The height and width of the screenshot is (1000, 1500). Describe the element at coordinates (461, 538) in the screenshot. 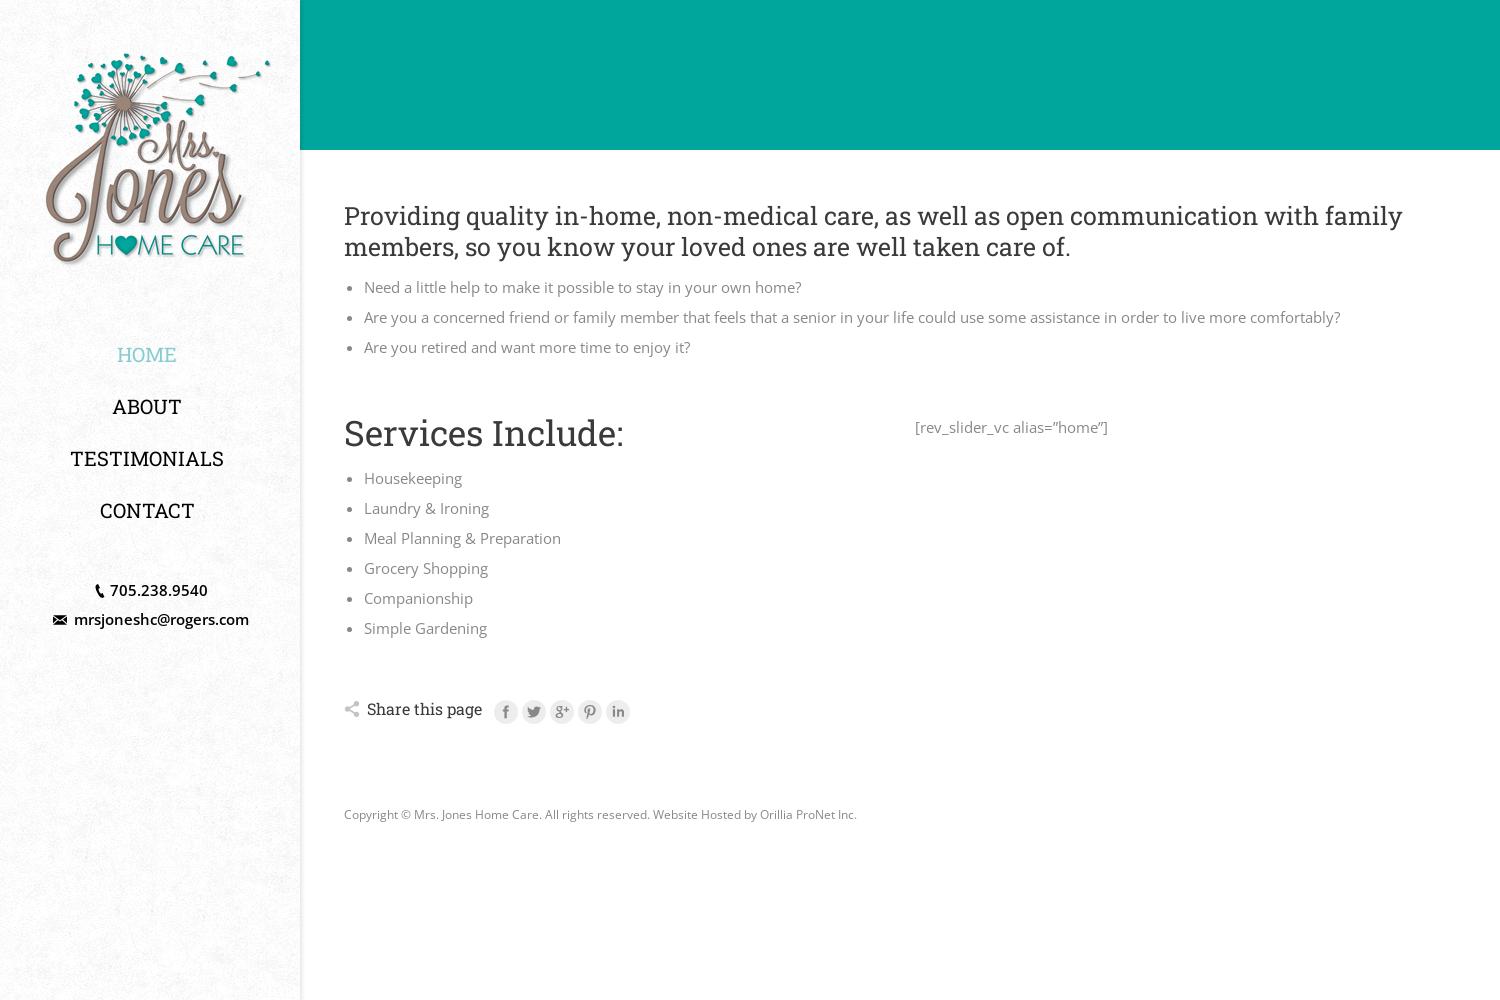

I see `'Meal Planning & Preparation'` at that location.